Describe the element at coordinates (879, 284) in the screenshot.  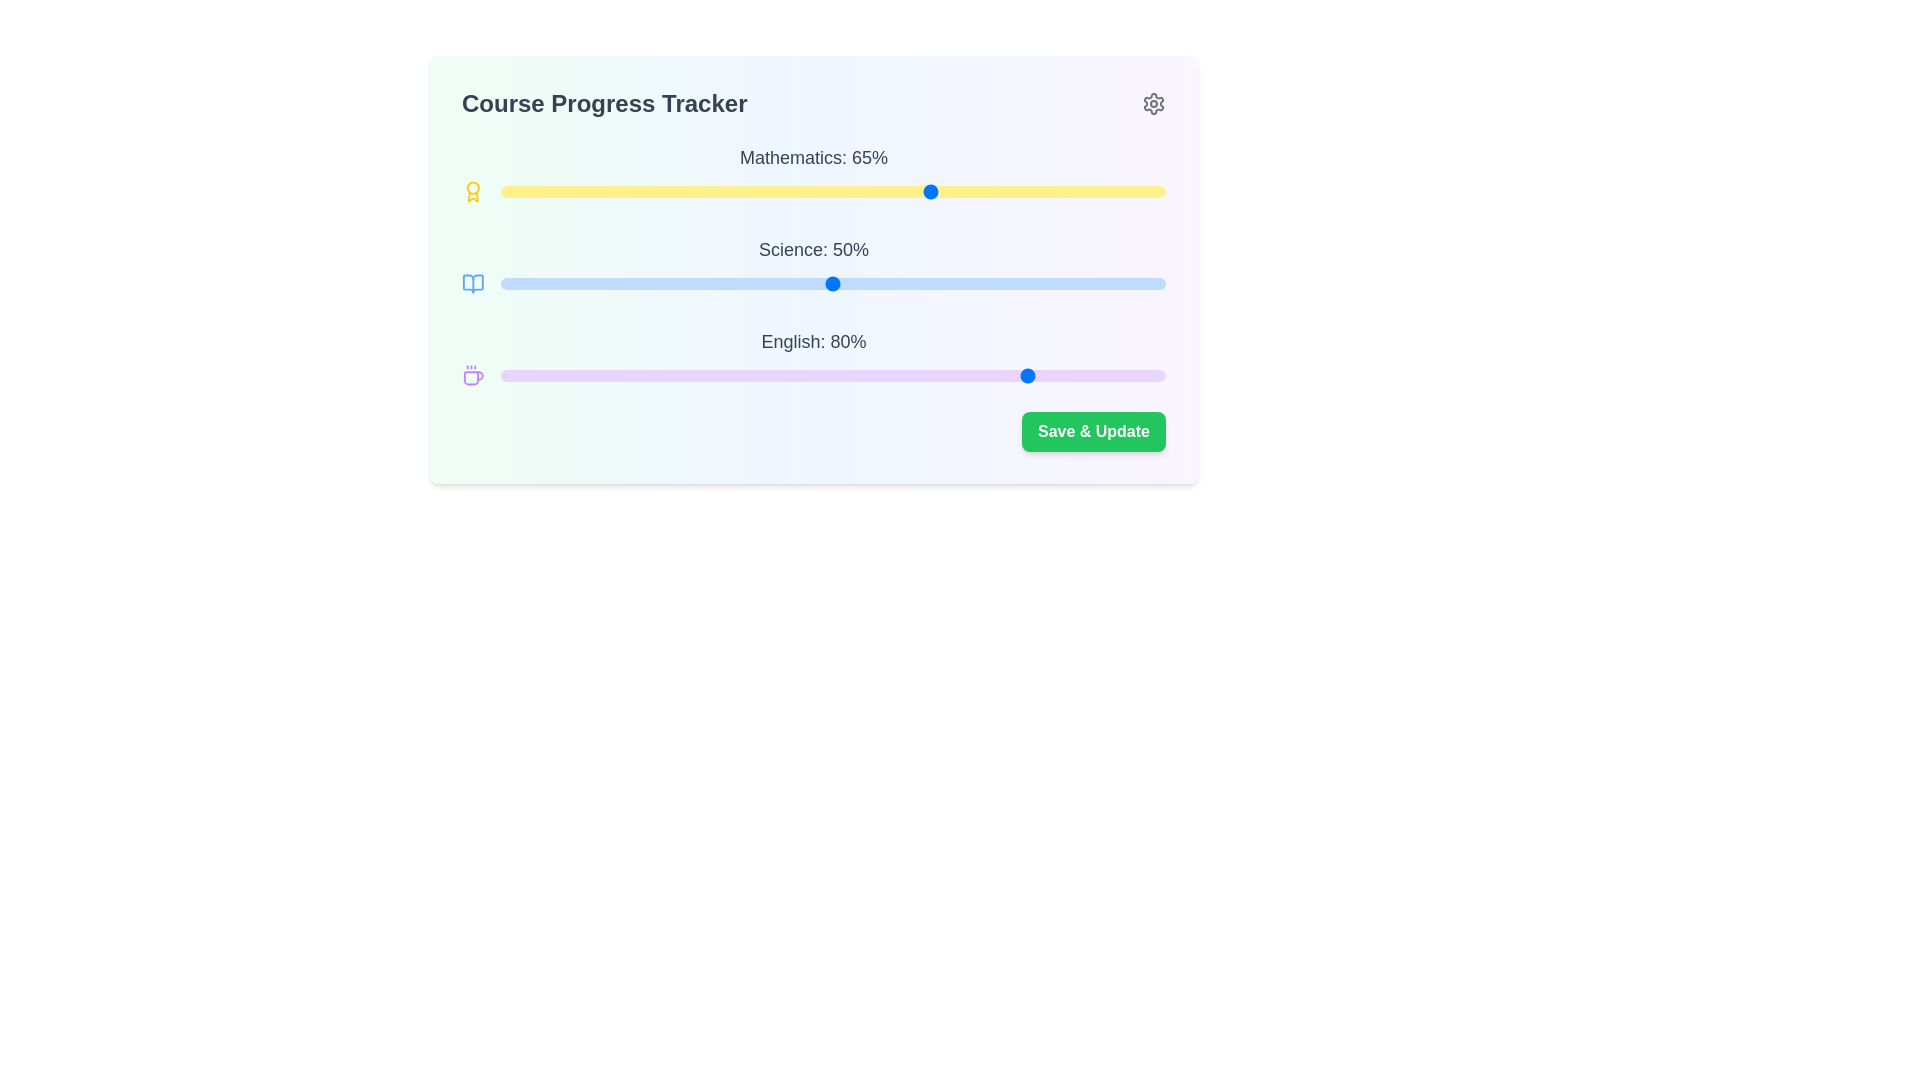
I see `progress` at that location.